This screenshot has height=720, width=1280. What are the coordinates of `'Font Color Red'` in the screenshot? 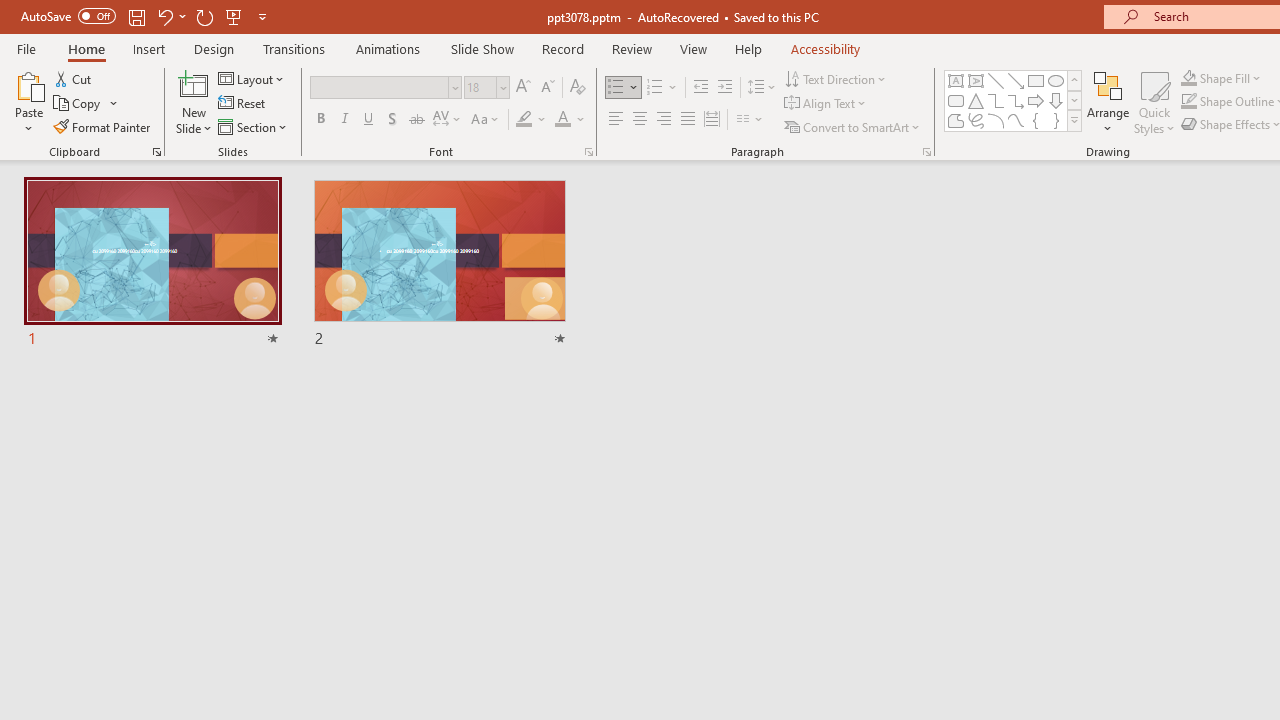 It's located at (561, 119).